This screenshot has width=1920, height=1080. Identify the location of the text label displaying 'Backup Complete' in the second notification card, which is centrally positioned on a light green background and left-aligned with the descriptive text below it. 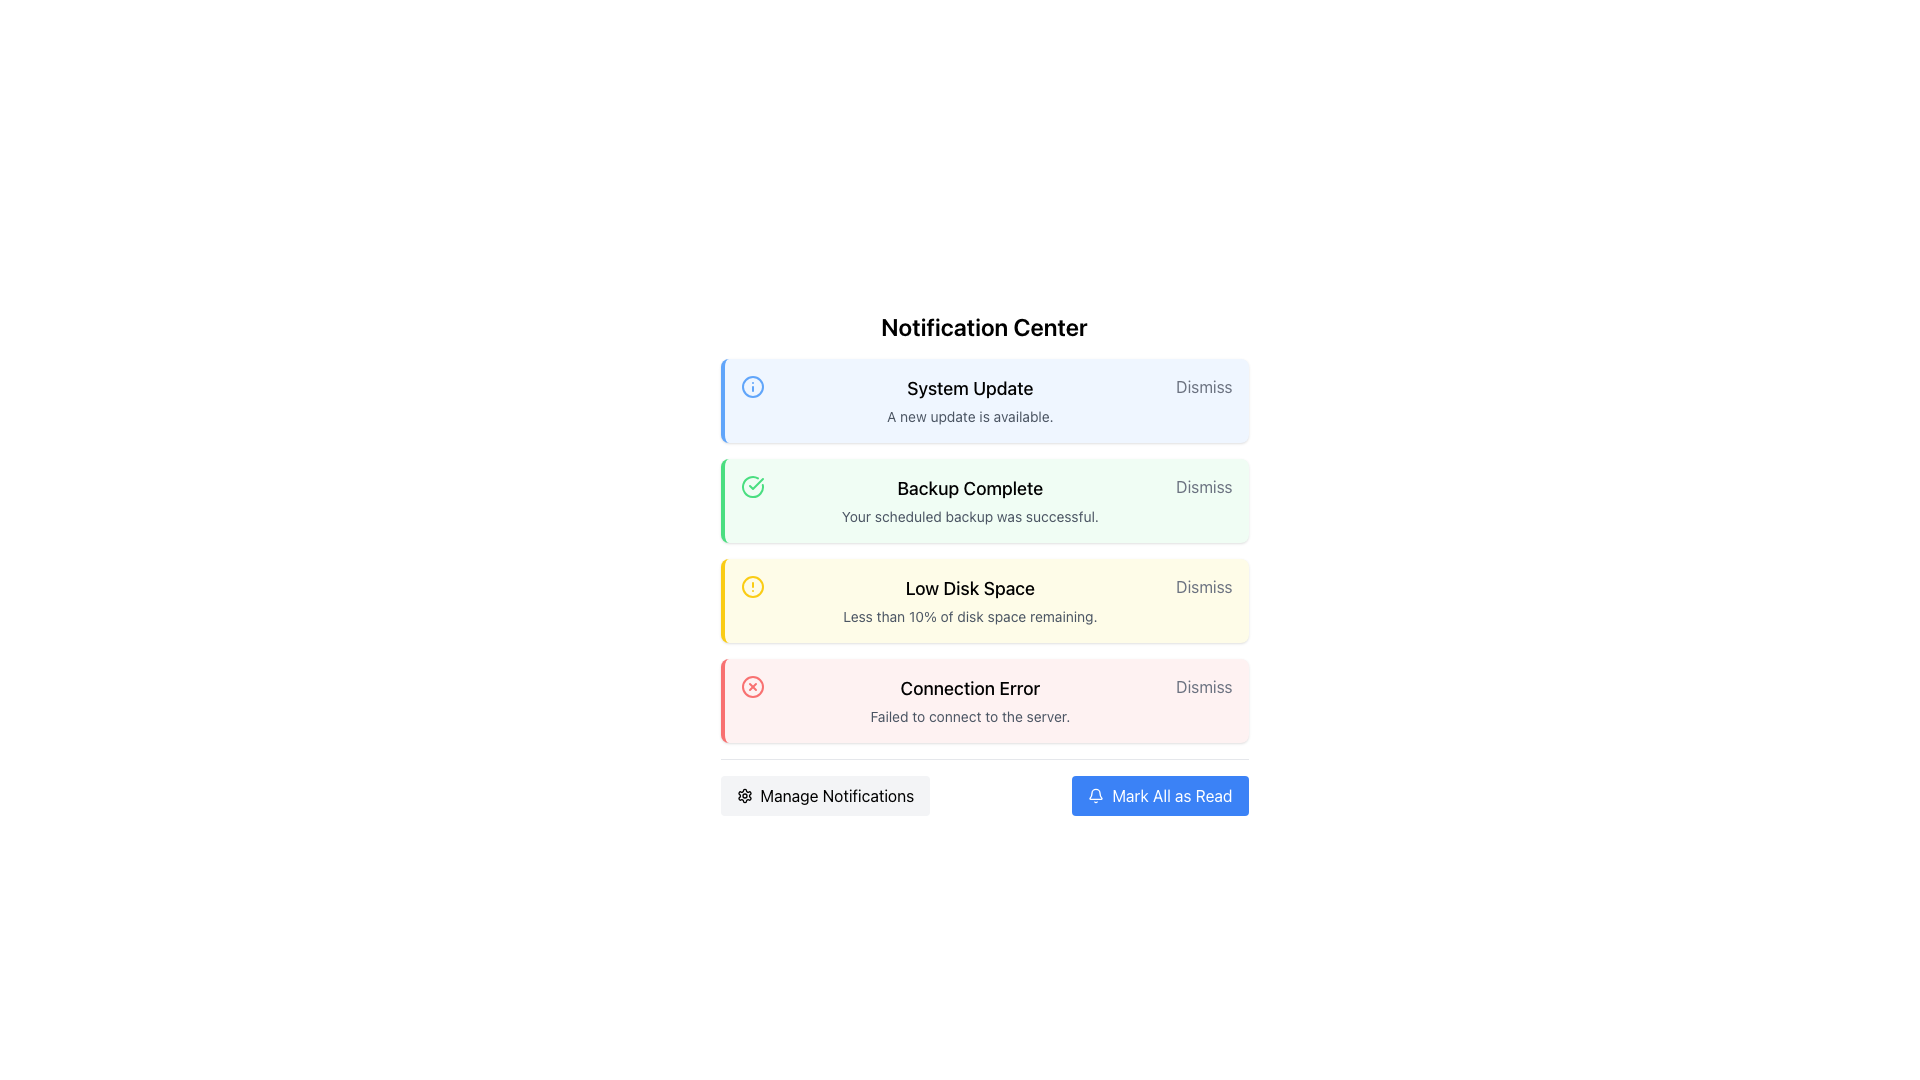
(970, 489).